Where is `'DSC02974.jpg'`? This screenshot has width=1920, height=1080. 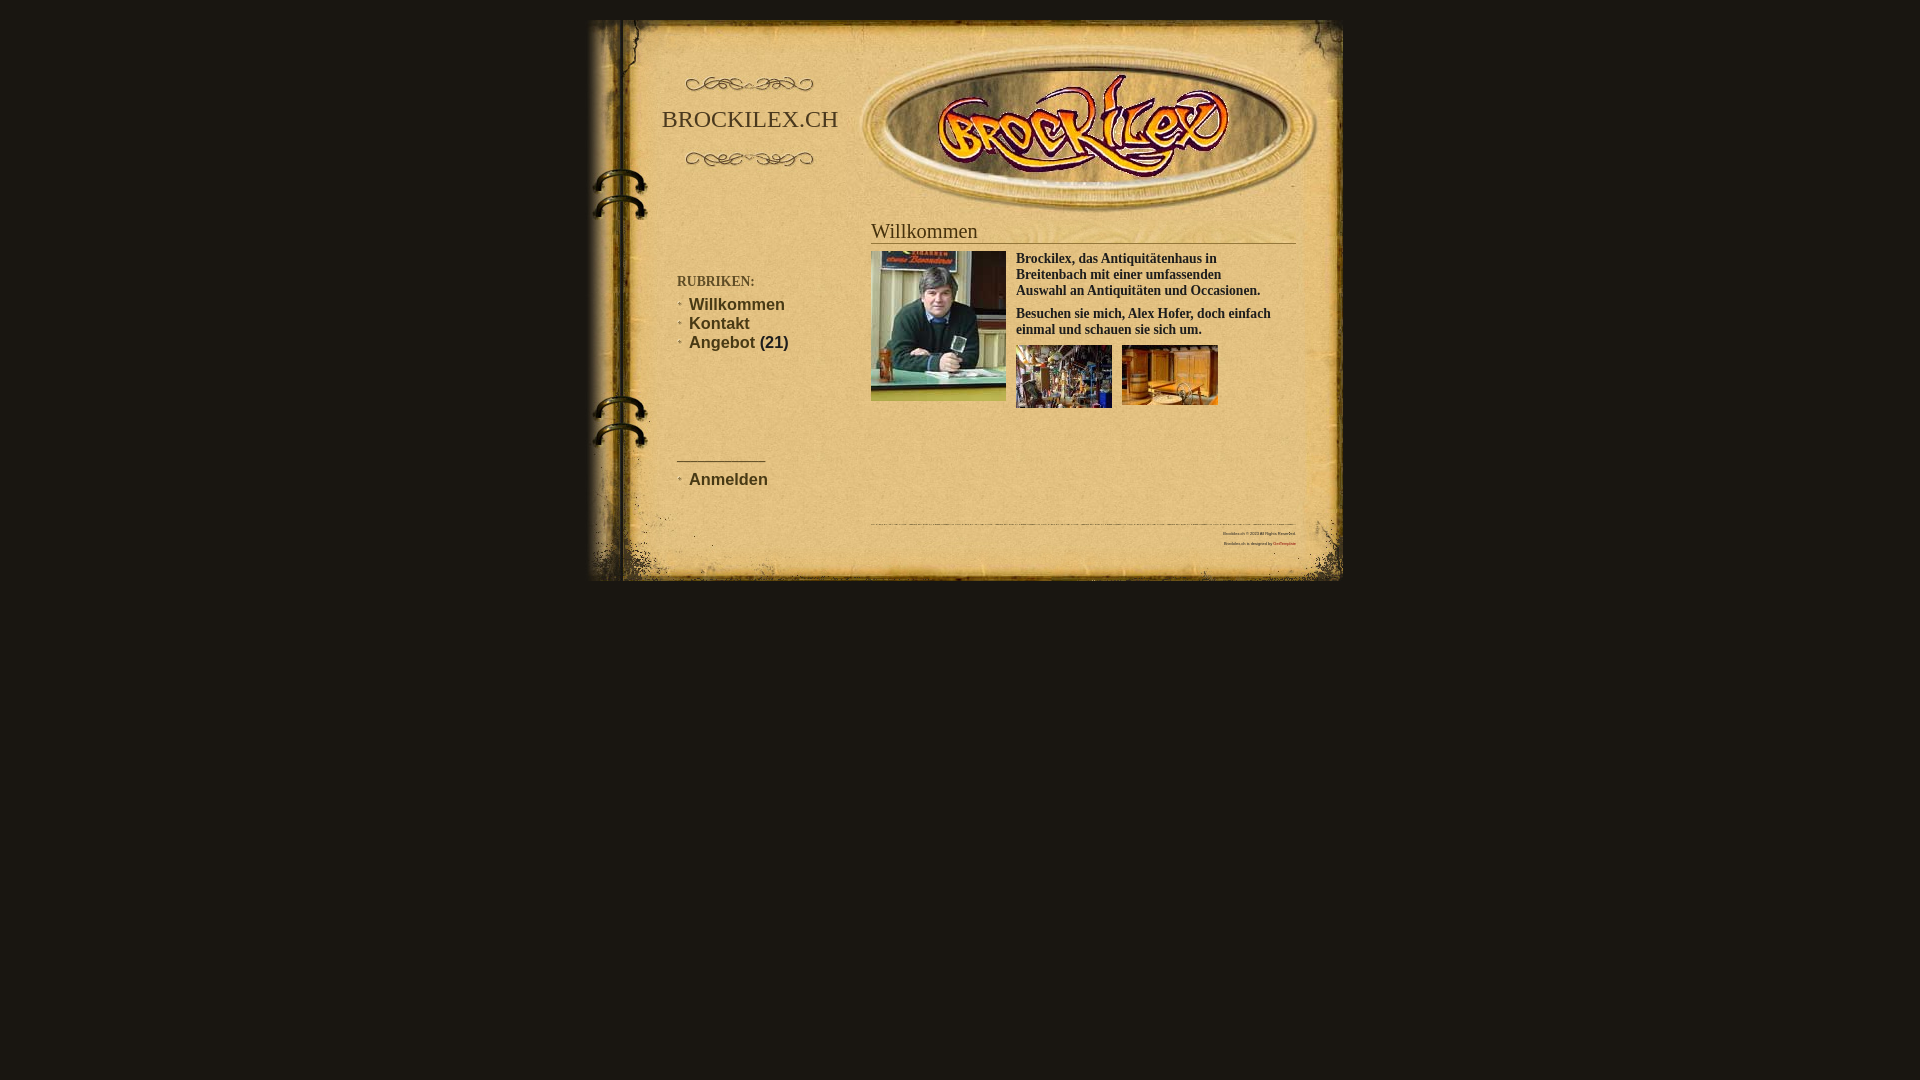 'DSC02974.jpg' is located at coordinates (1016, 376).